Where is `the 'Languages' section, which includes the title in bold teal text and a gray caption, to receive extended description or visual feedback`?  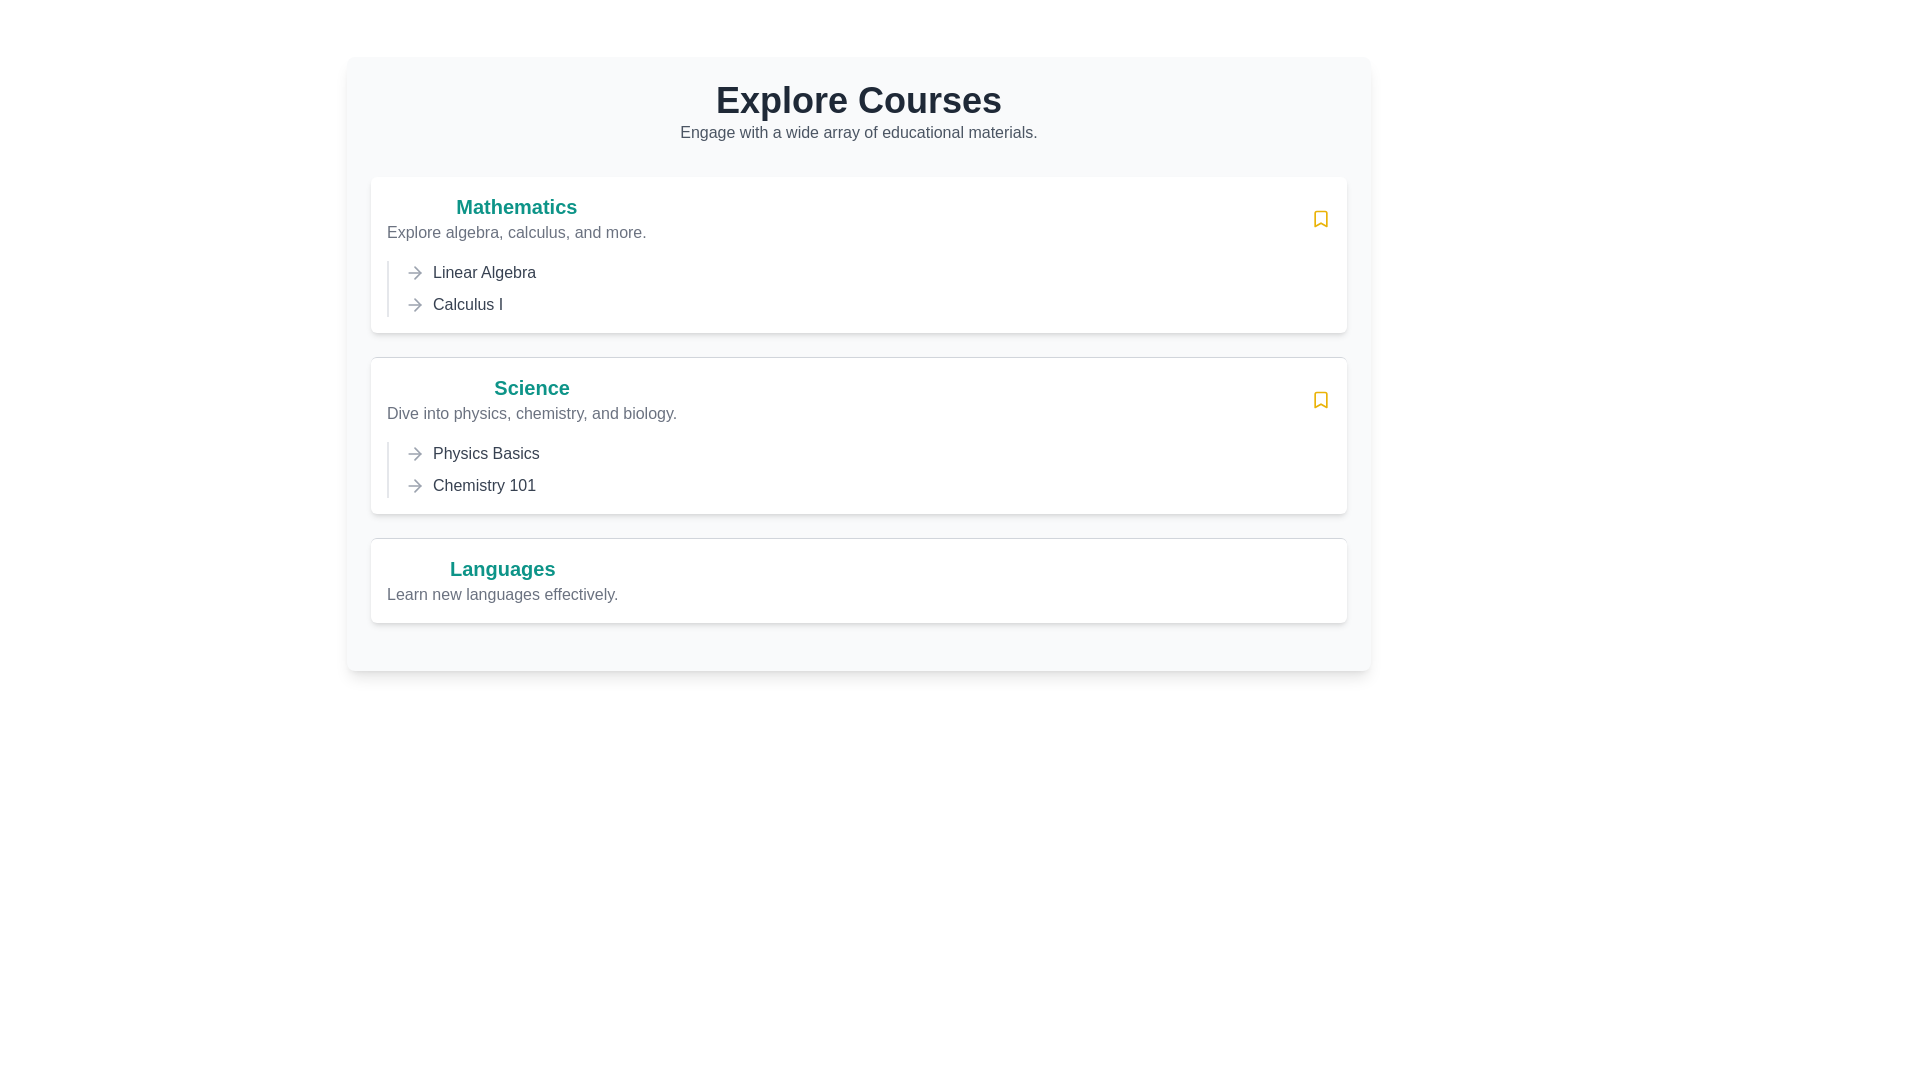 the 'Languages' section, which includes the title in bold teal text and a gray caption, to receive extended description or visual feedback is located at coordinates (502, 581).